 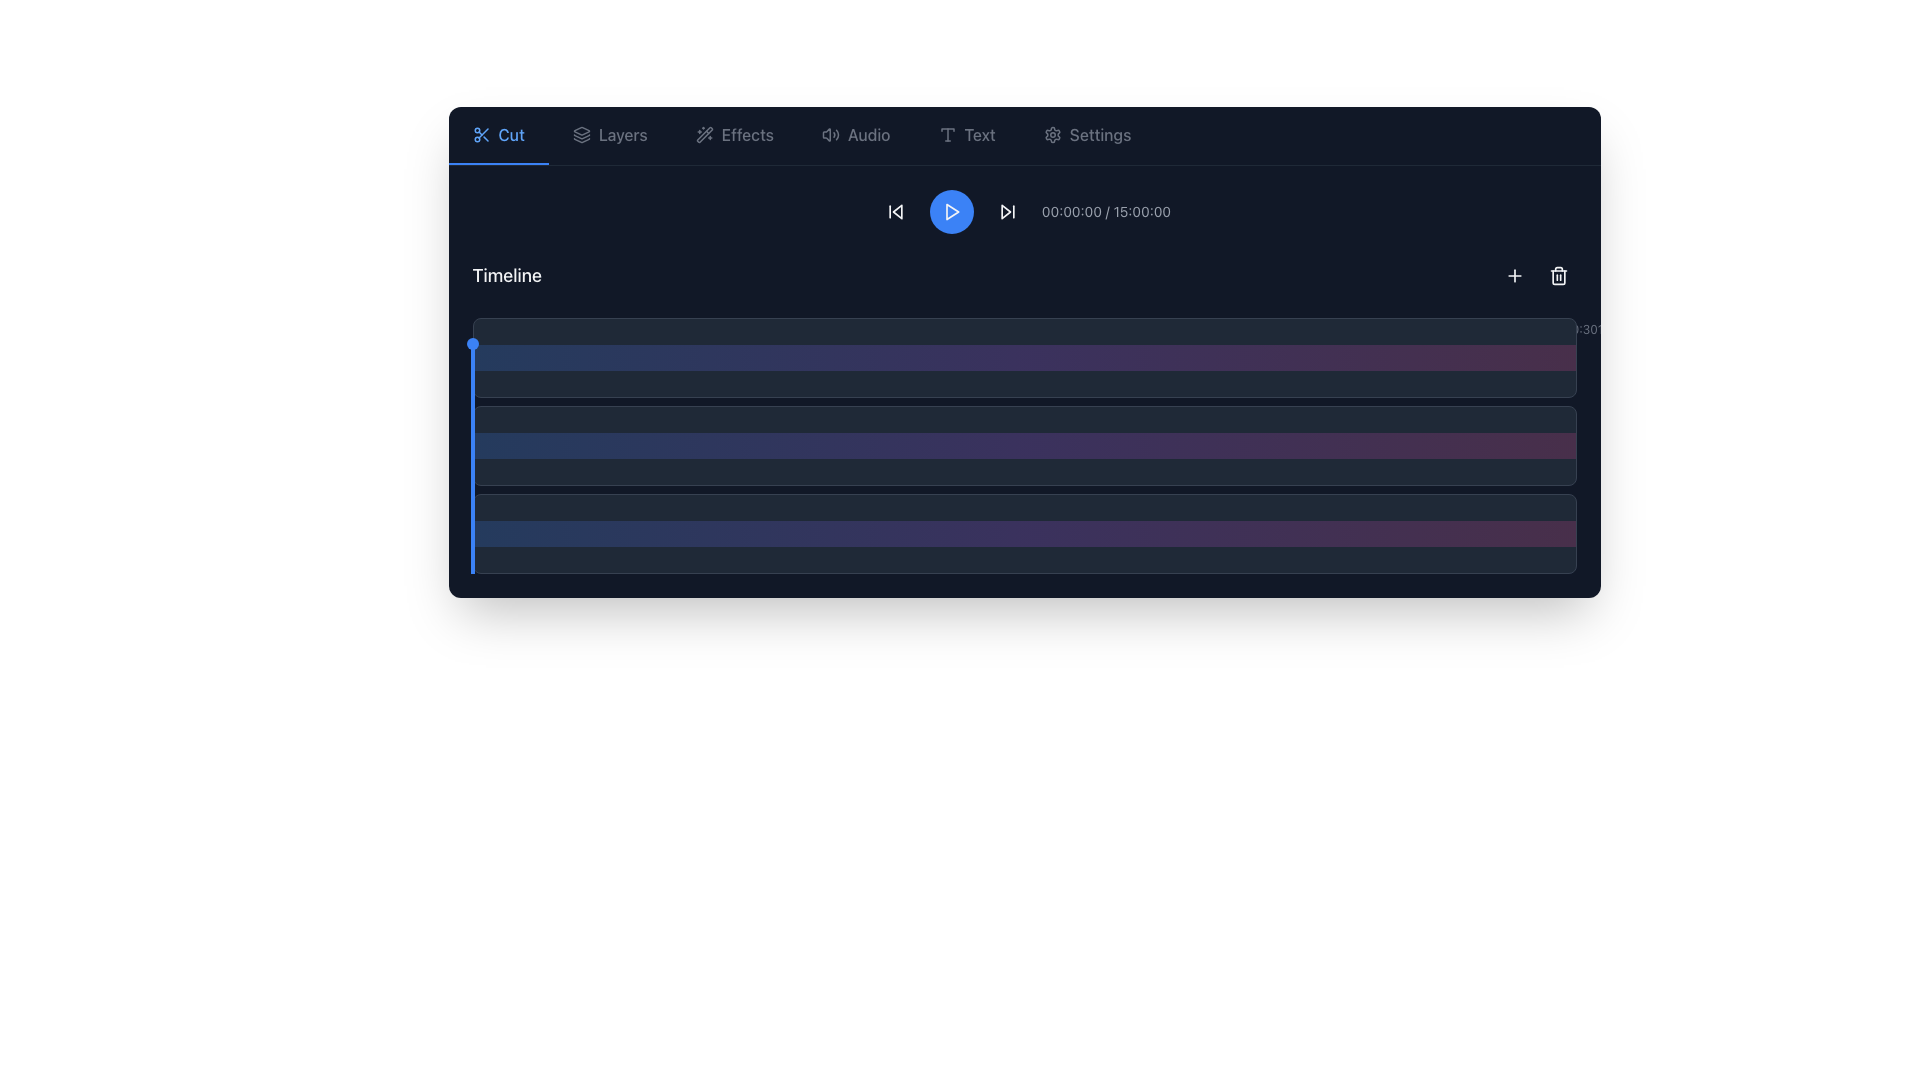 I want to click on the fifth button in the horizontal navigation bar at the top, so click(x=966, y=135).